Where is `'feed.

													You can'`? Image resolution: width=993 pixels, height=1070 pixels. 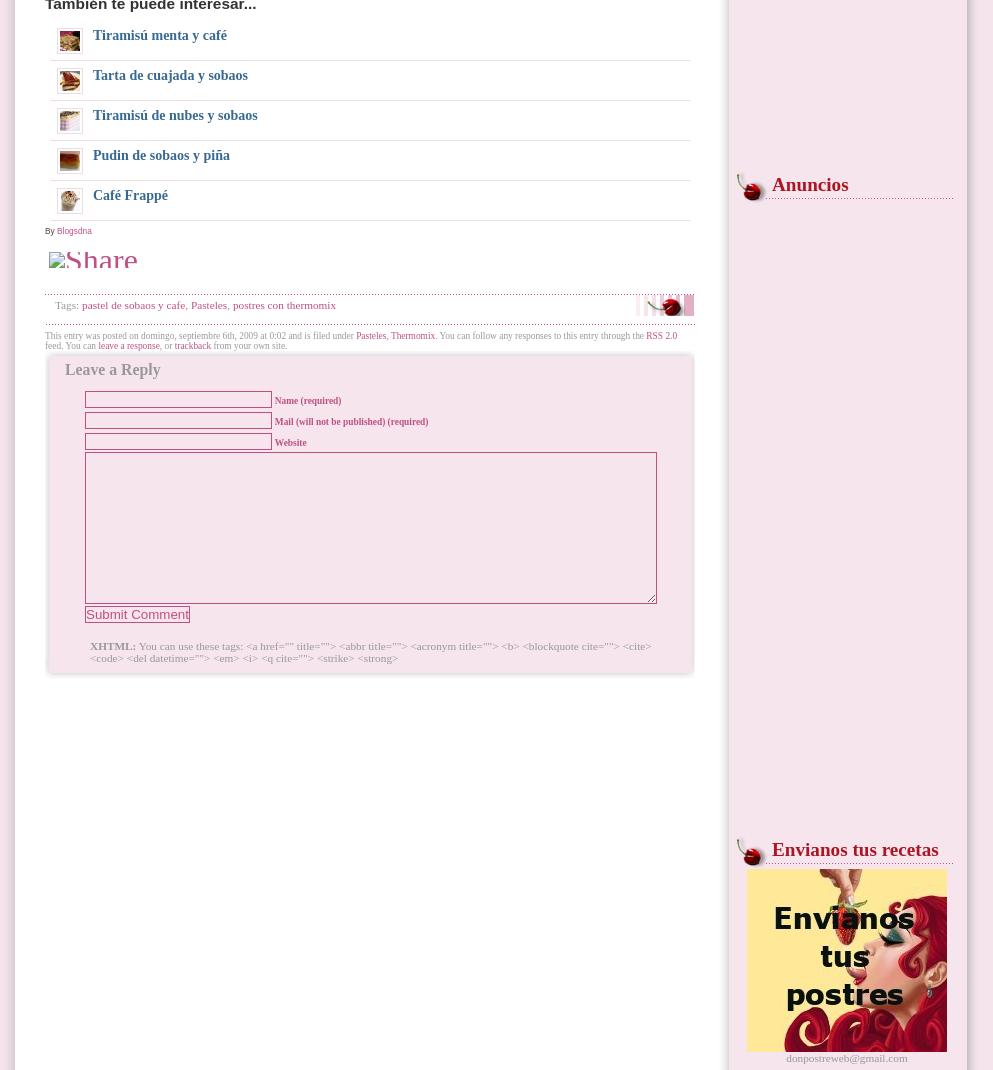
'feed.

													You can' is located at coordinates (71, 346).